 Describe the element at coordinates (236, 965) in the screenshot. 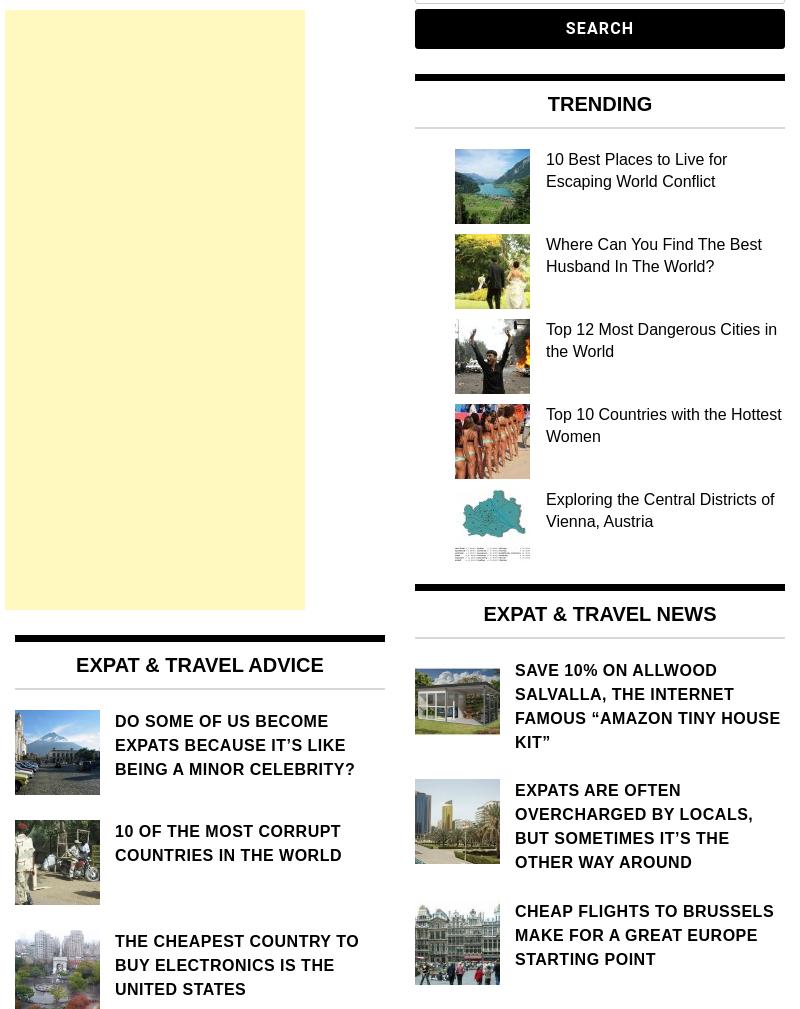

I see `'The cheapest country to buy electronics is the United States'` at that location.